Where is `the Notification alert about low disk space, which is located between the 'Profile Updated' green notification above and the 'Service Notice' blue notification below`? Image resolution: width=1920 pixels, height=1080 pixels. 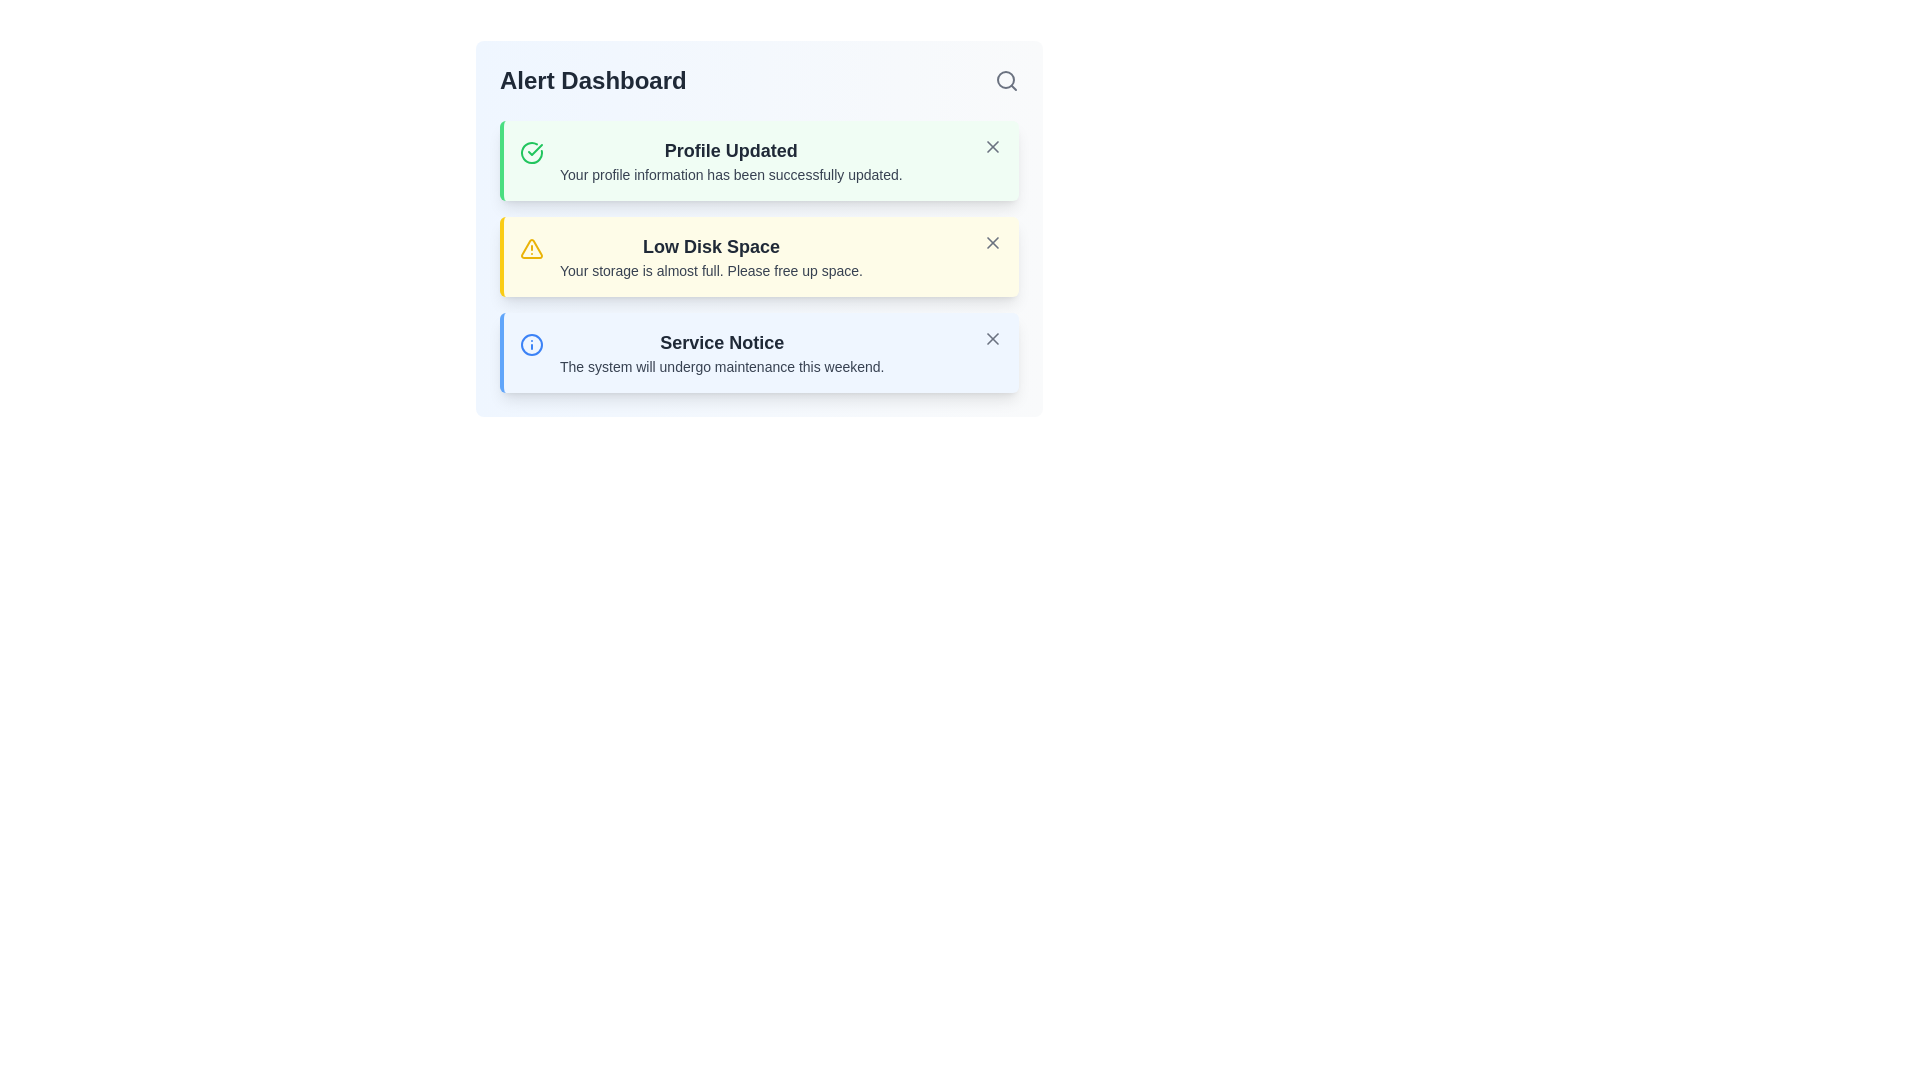
the Notification alert about low disk space, which is located between the 'Profile Updated' green notification above and the 'Service Notice' blue notification below is located at coordinates (758, 256).